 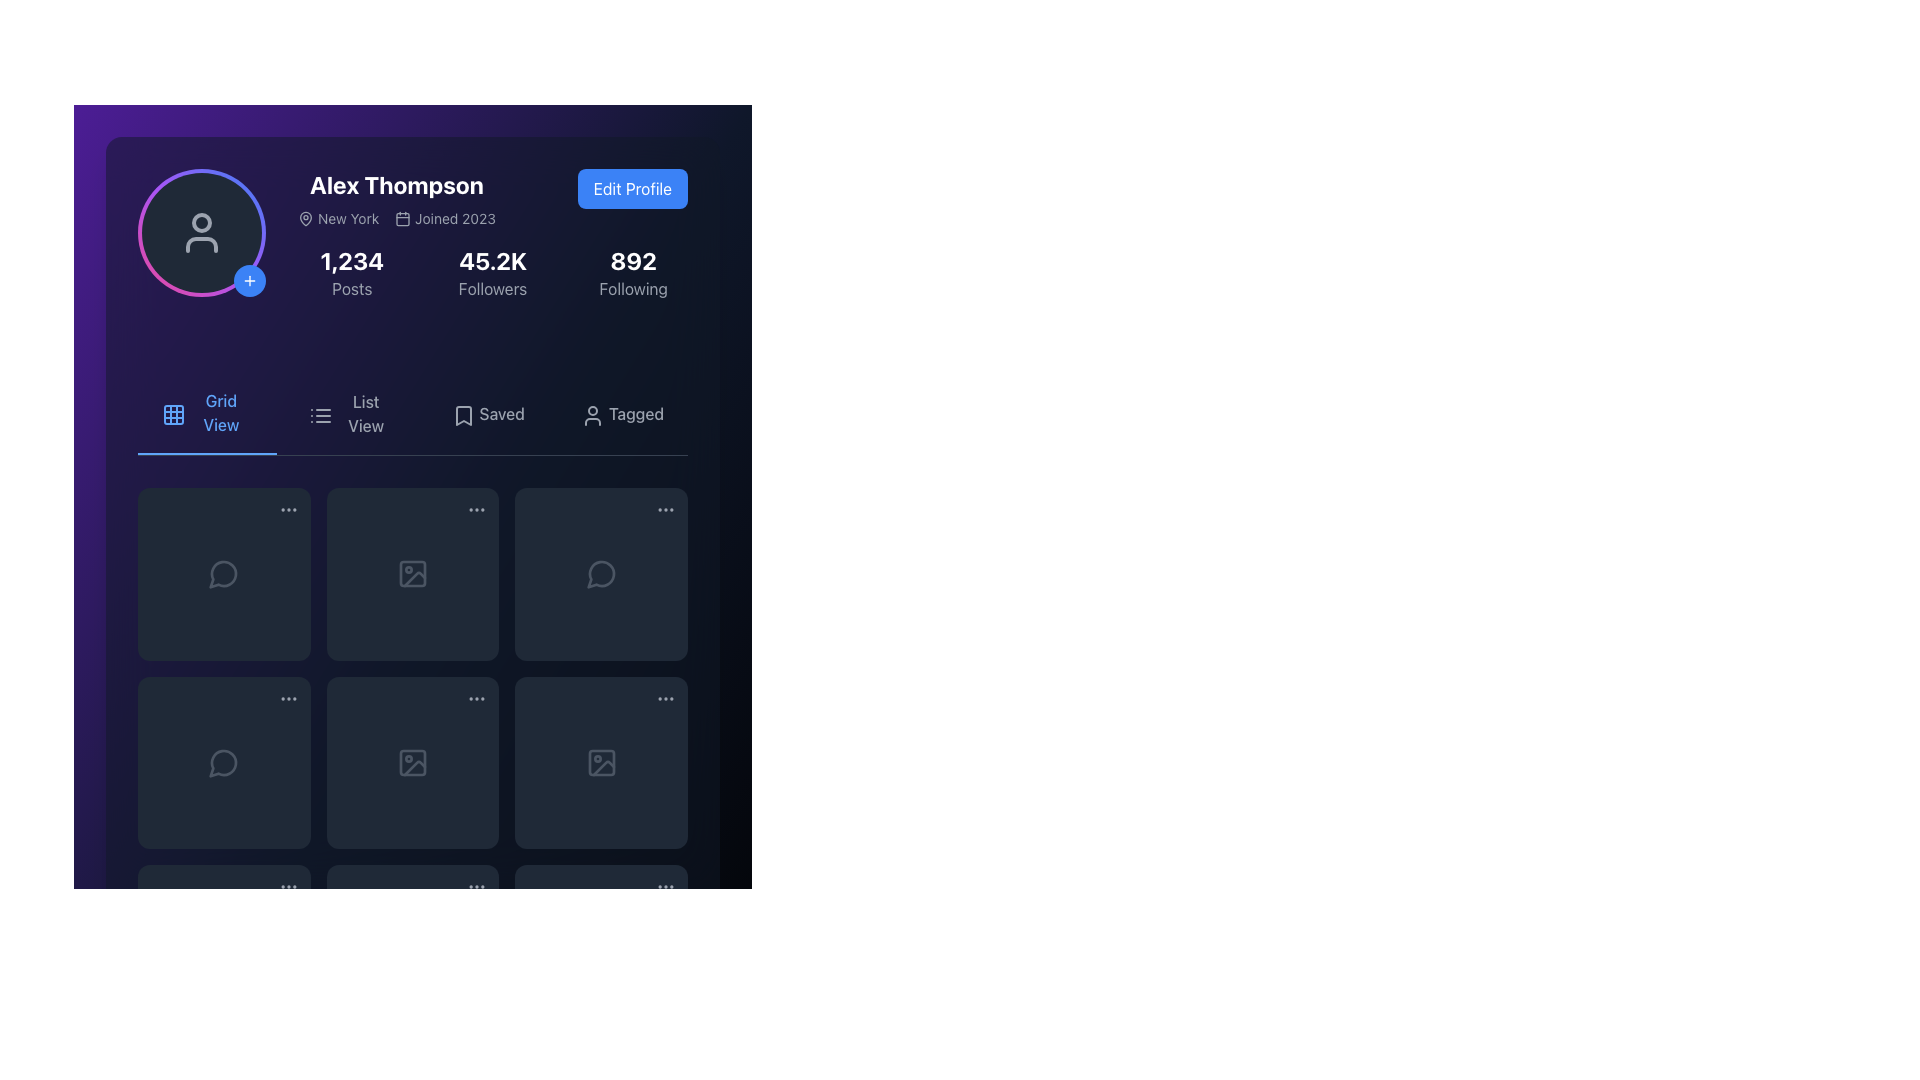 I want to click on the button represented by three horizontally aligned gray dots located, so click(x=287, y=697).